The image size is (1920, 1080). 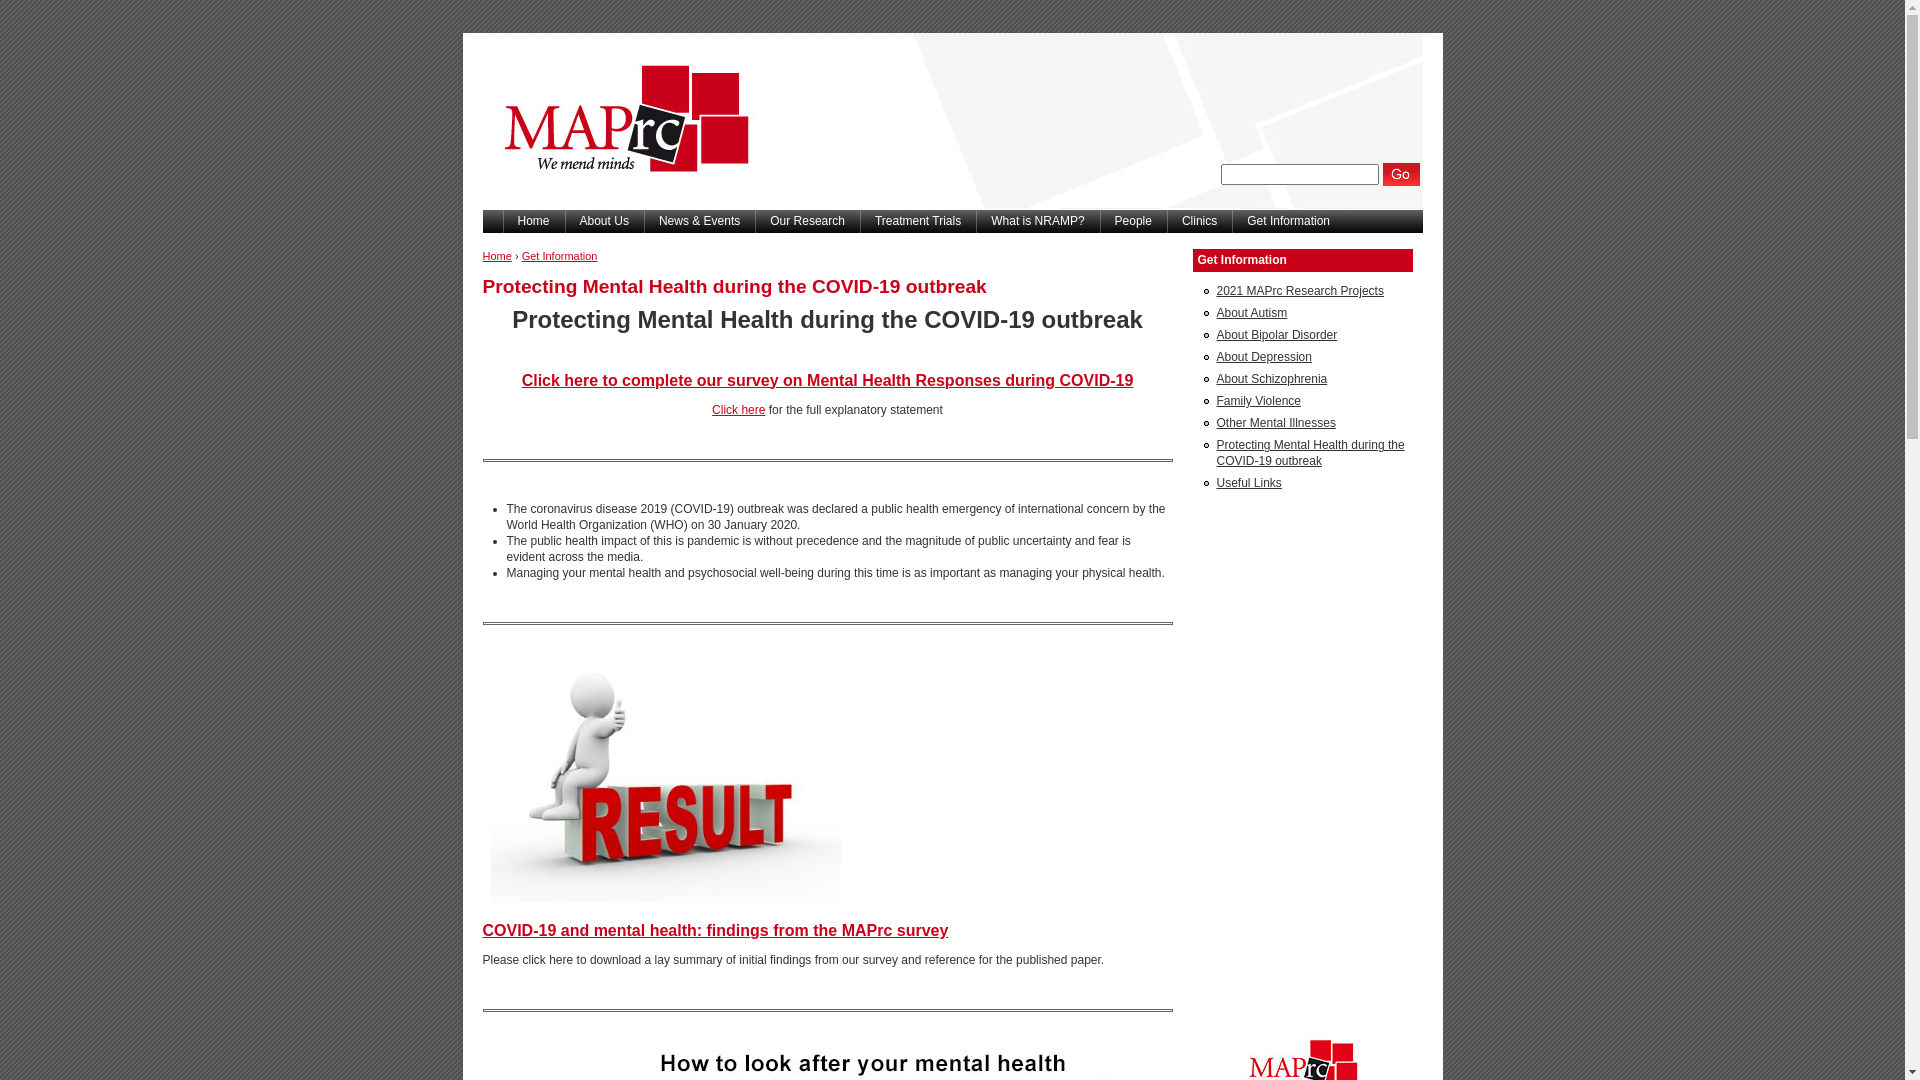 What do you see at coordinates (1270, 378) in the screenshot?
I see `'About Schizophrenia'` at bounding box center [1270, 378].